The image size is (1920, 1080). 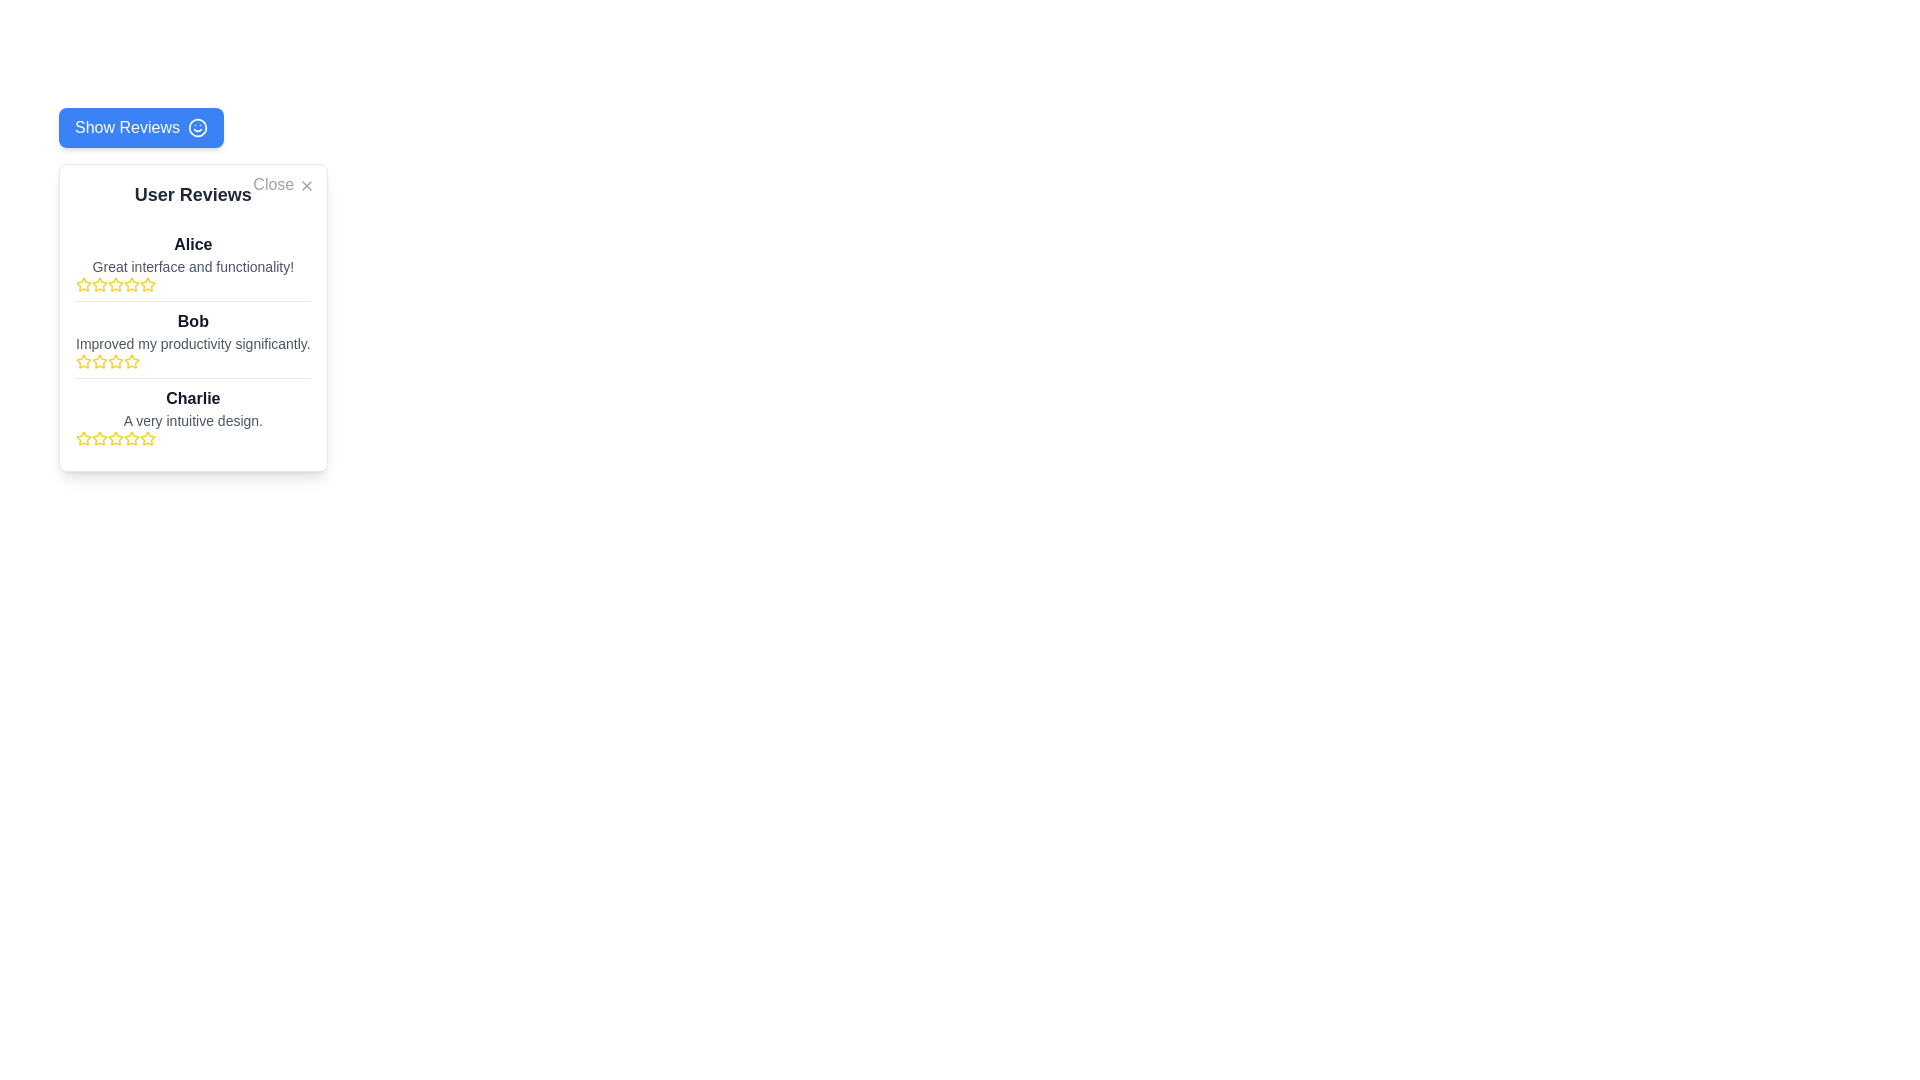 What do you see at coordinates (193, 261) in the screenshot?
I see `user review displayed in the Review Display Block, which is the first entry in the list of reviews, positioned above reviews labeled 'Bob' and 'Charlie'` at bounding box center [193, 261].